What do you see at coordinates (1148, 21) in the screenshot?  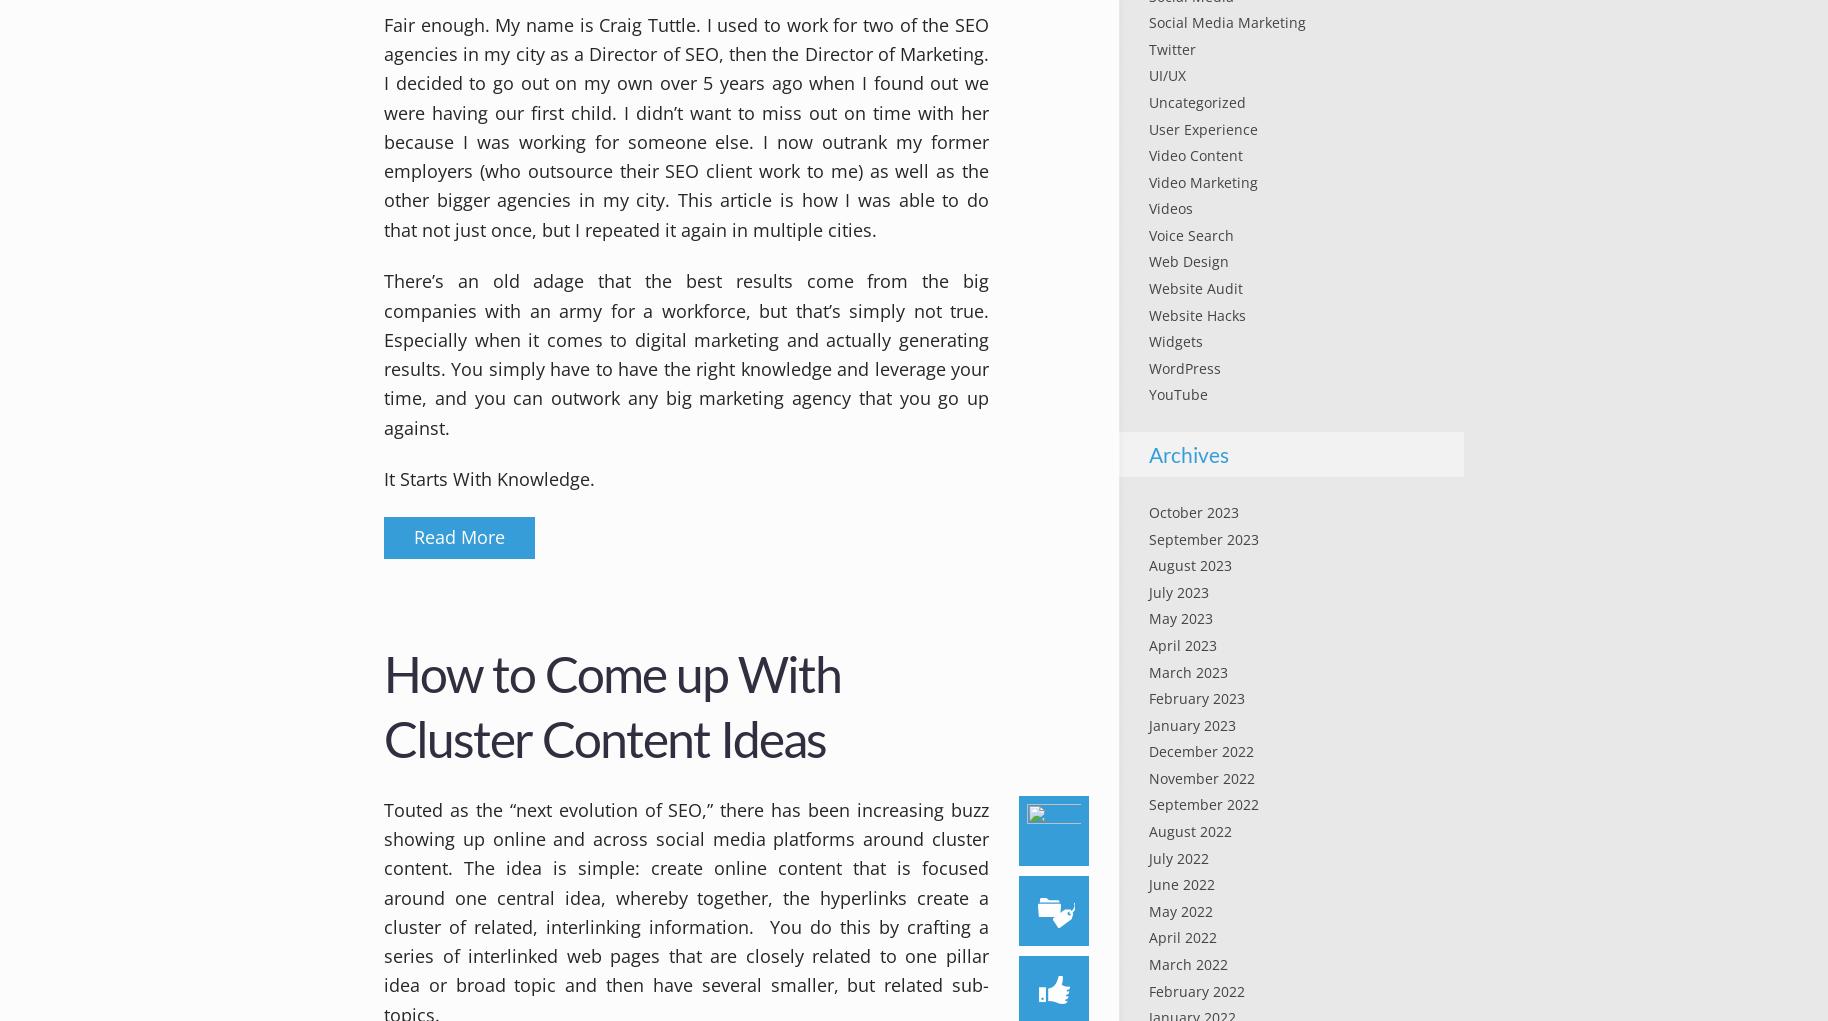 I see `'Social Media Marketing'` at bounding box center [1148, 21].